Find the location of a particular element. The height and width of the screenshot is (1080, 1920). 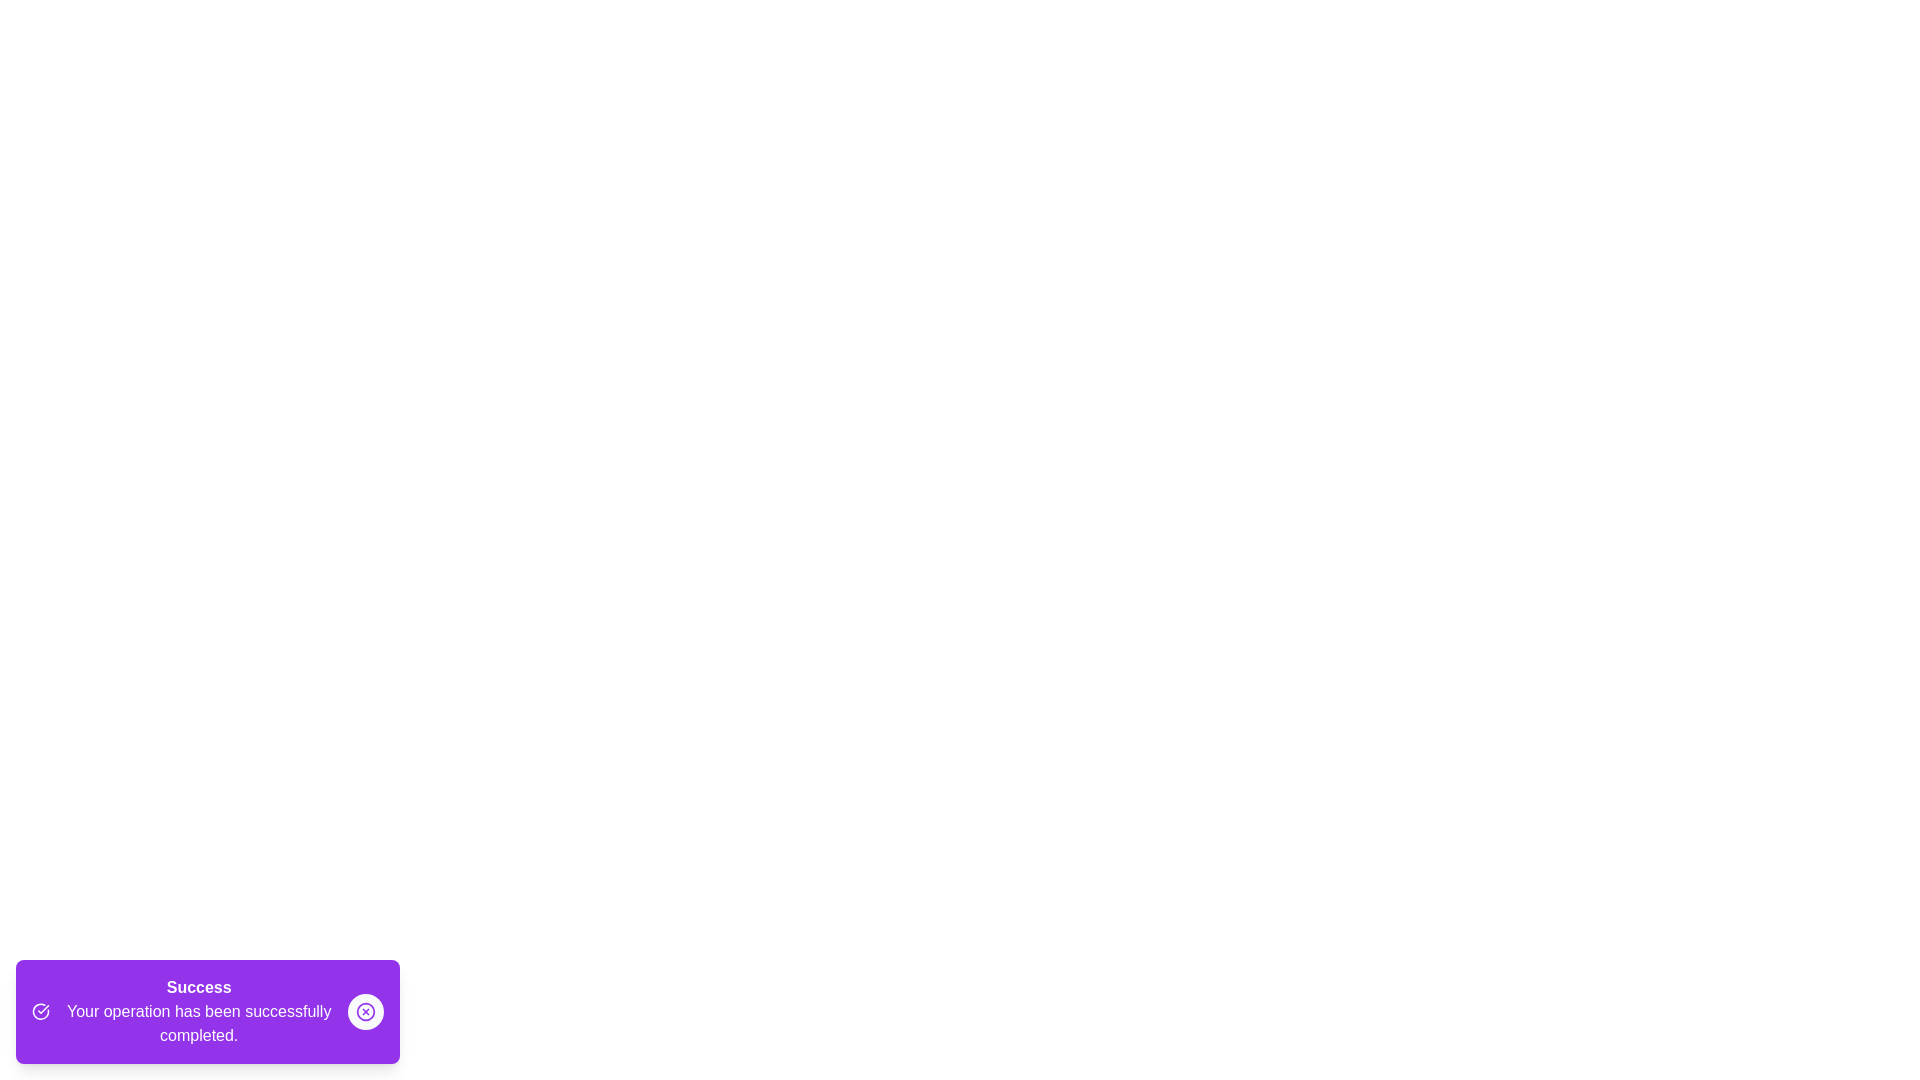

the close button of the snackbar to dismiss it is located at coordinates (365, 1011).